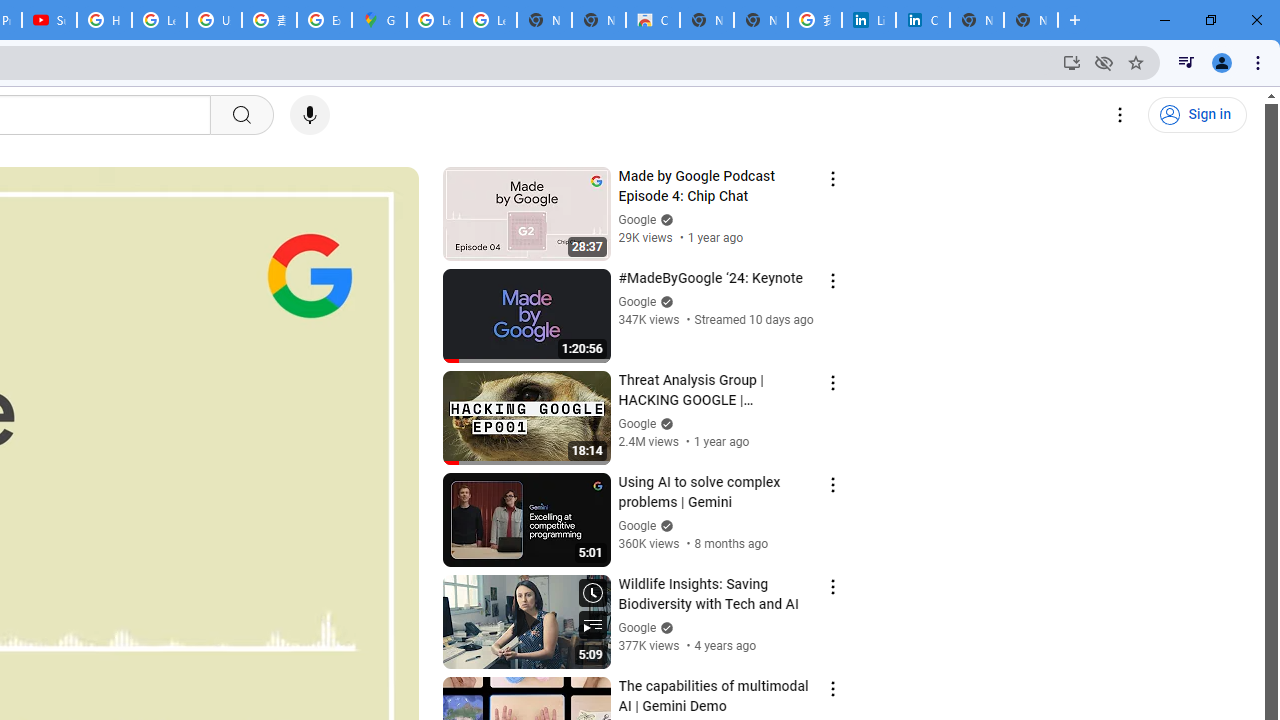 The image size is (1280, 720). Describe the element at coordinates (652, 20) in the screenshot. I see `'Chrome Web Store'` at that location.